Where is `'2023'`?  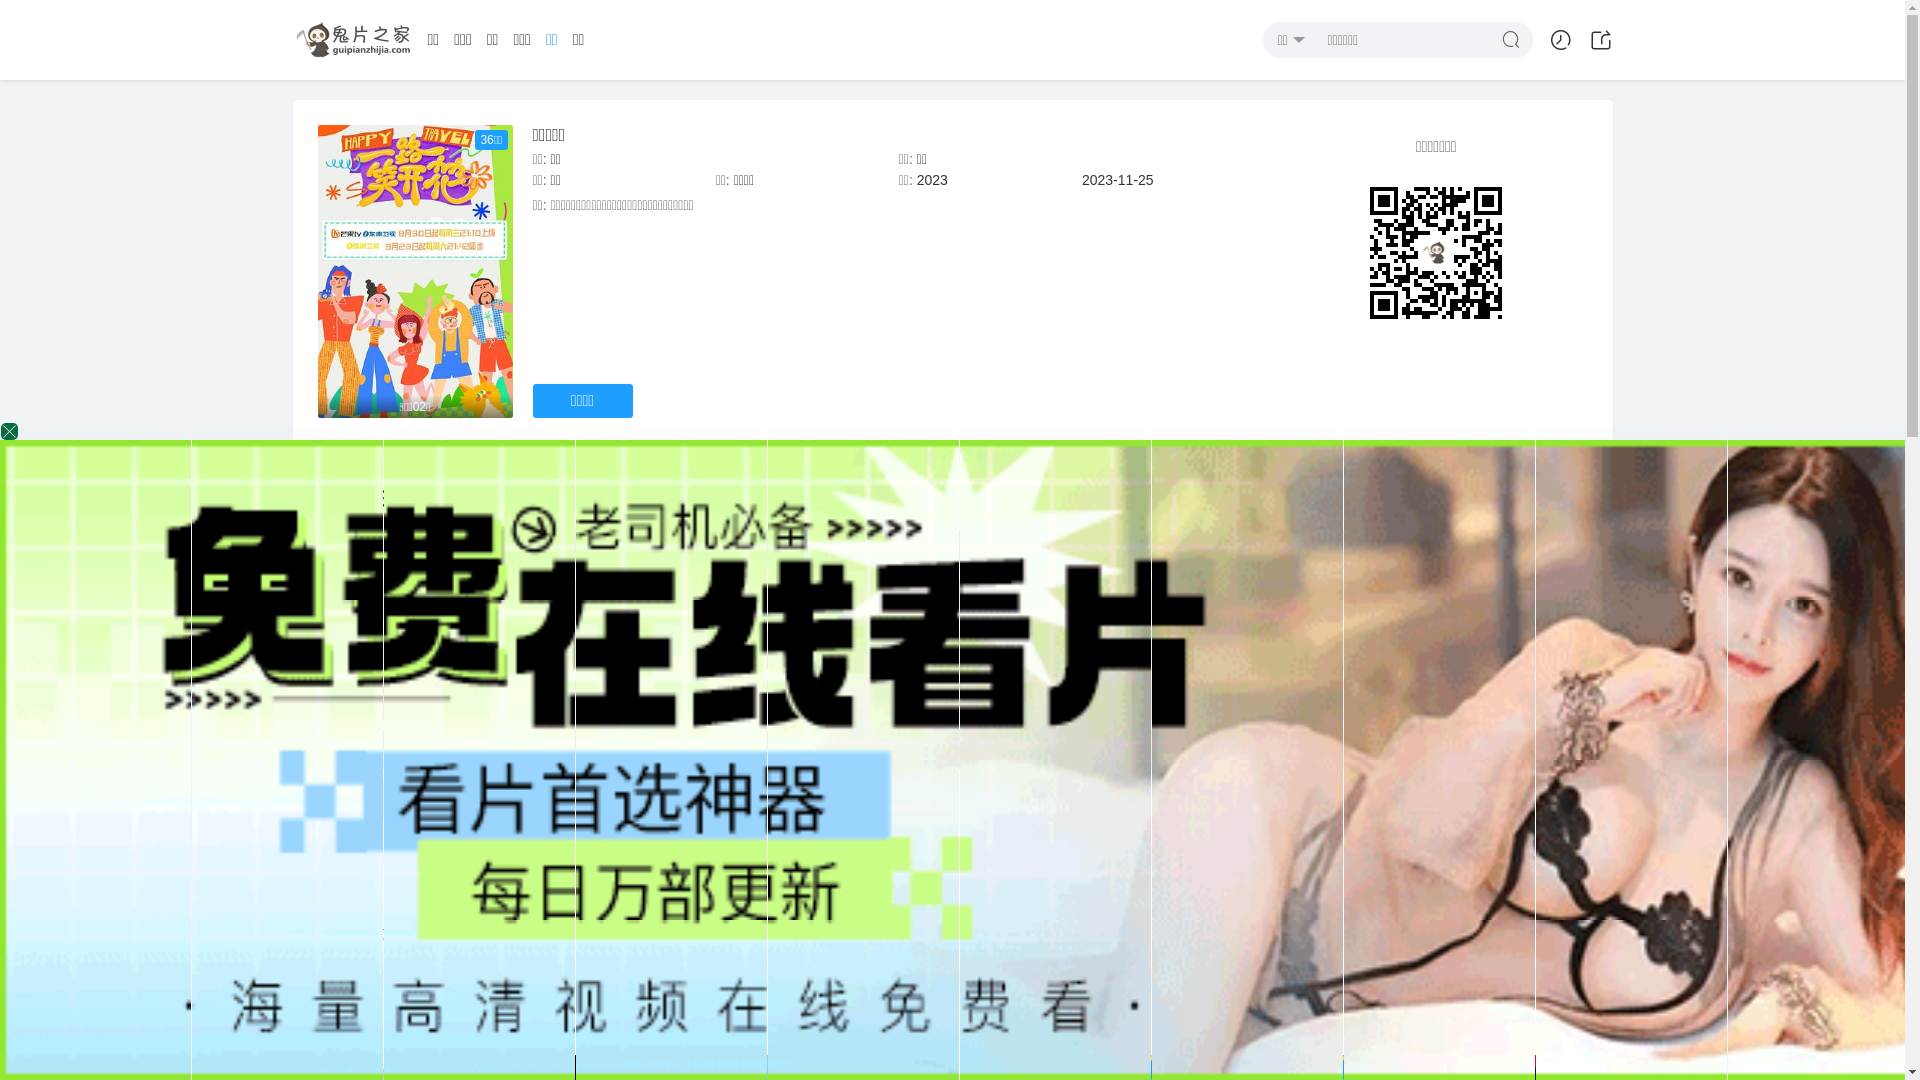 '2023' is located at coordinates (931, 180).